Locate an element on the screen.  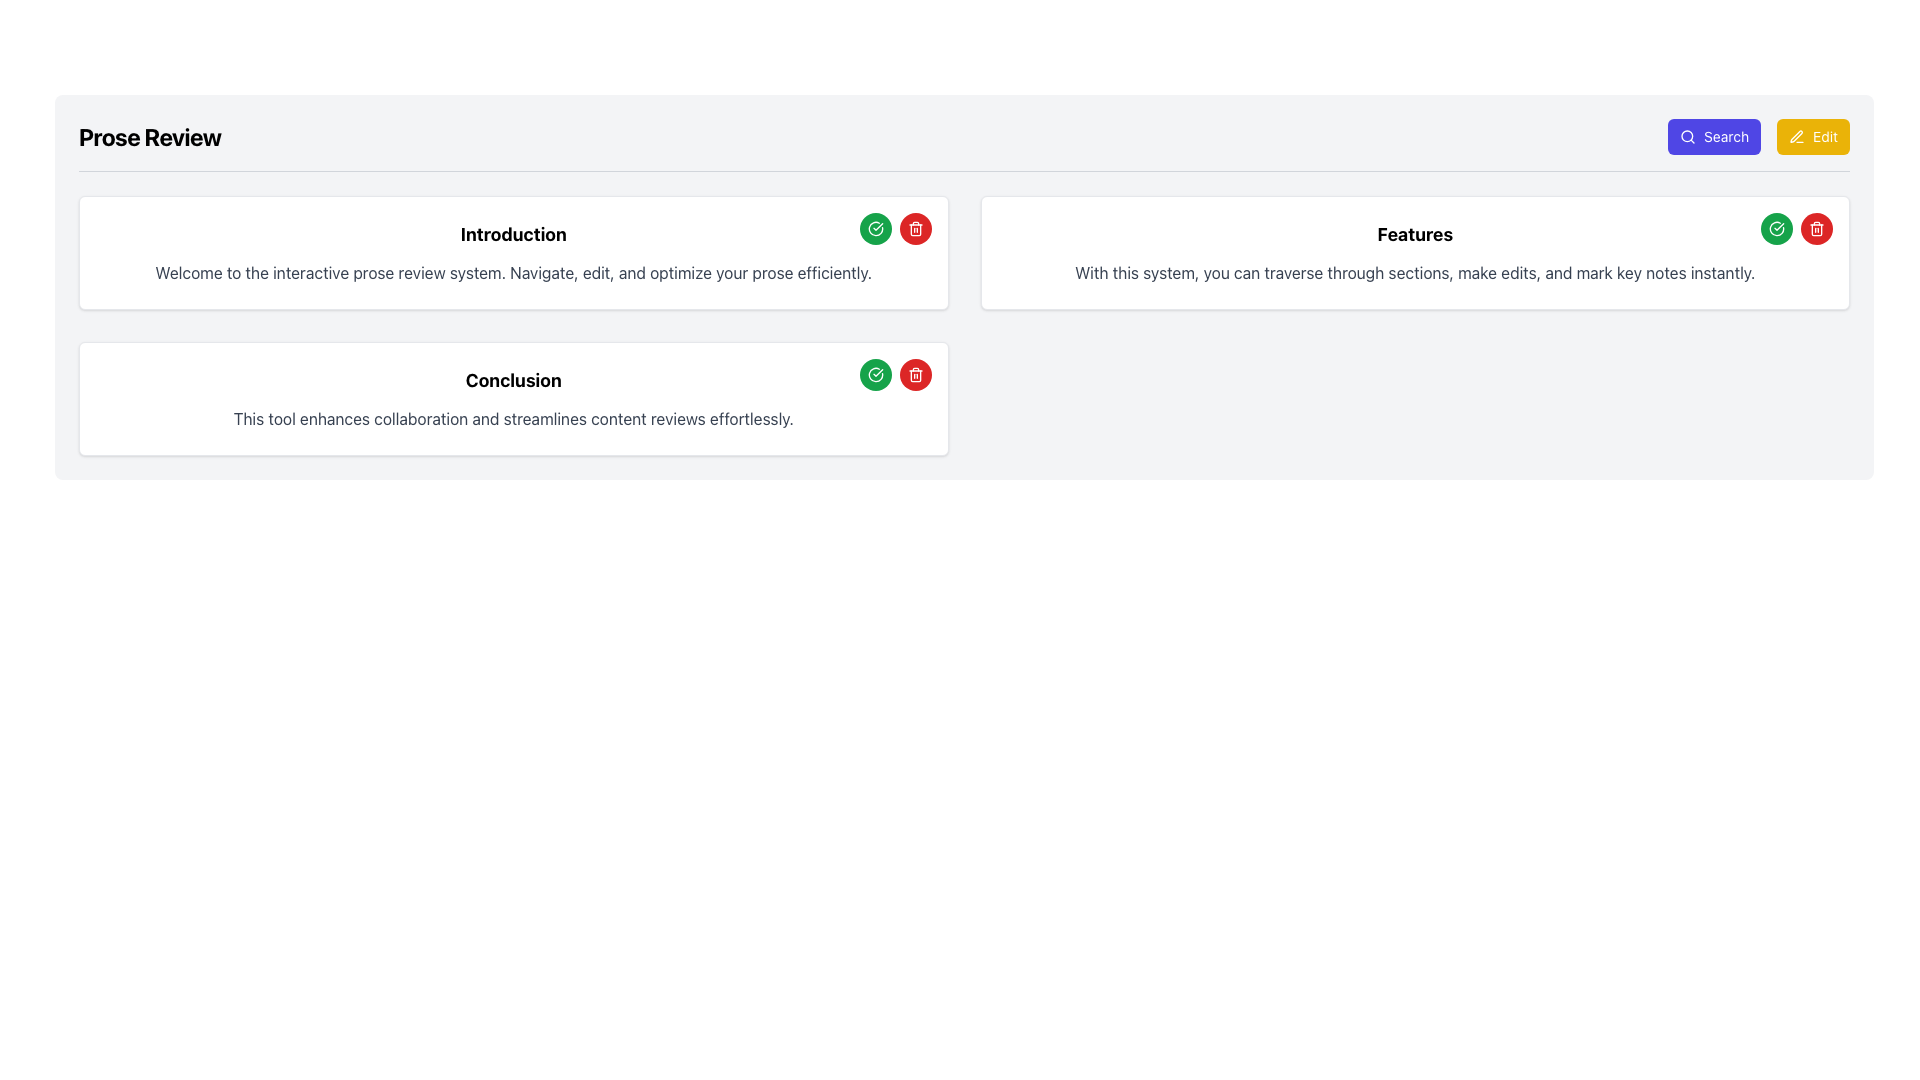
the magnifying glass icon, which is located to the left of the purple 'Search' button in the top-right corner of the interface is located at coordinates (1687, 136).